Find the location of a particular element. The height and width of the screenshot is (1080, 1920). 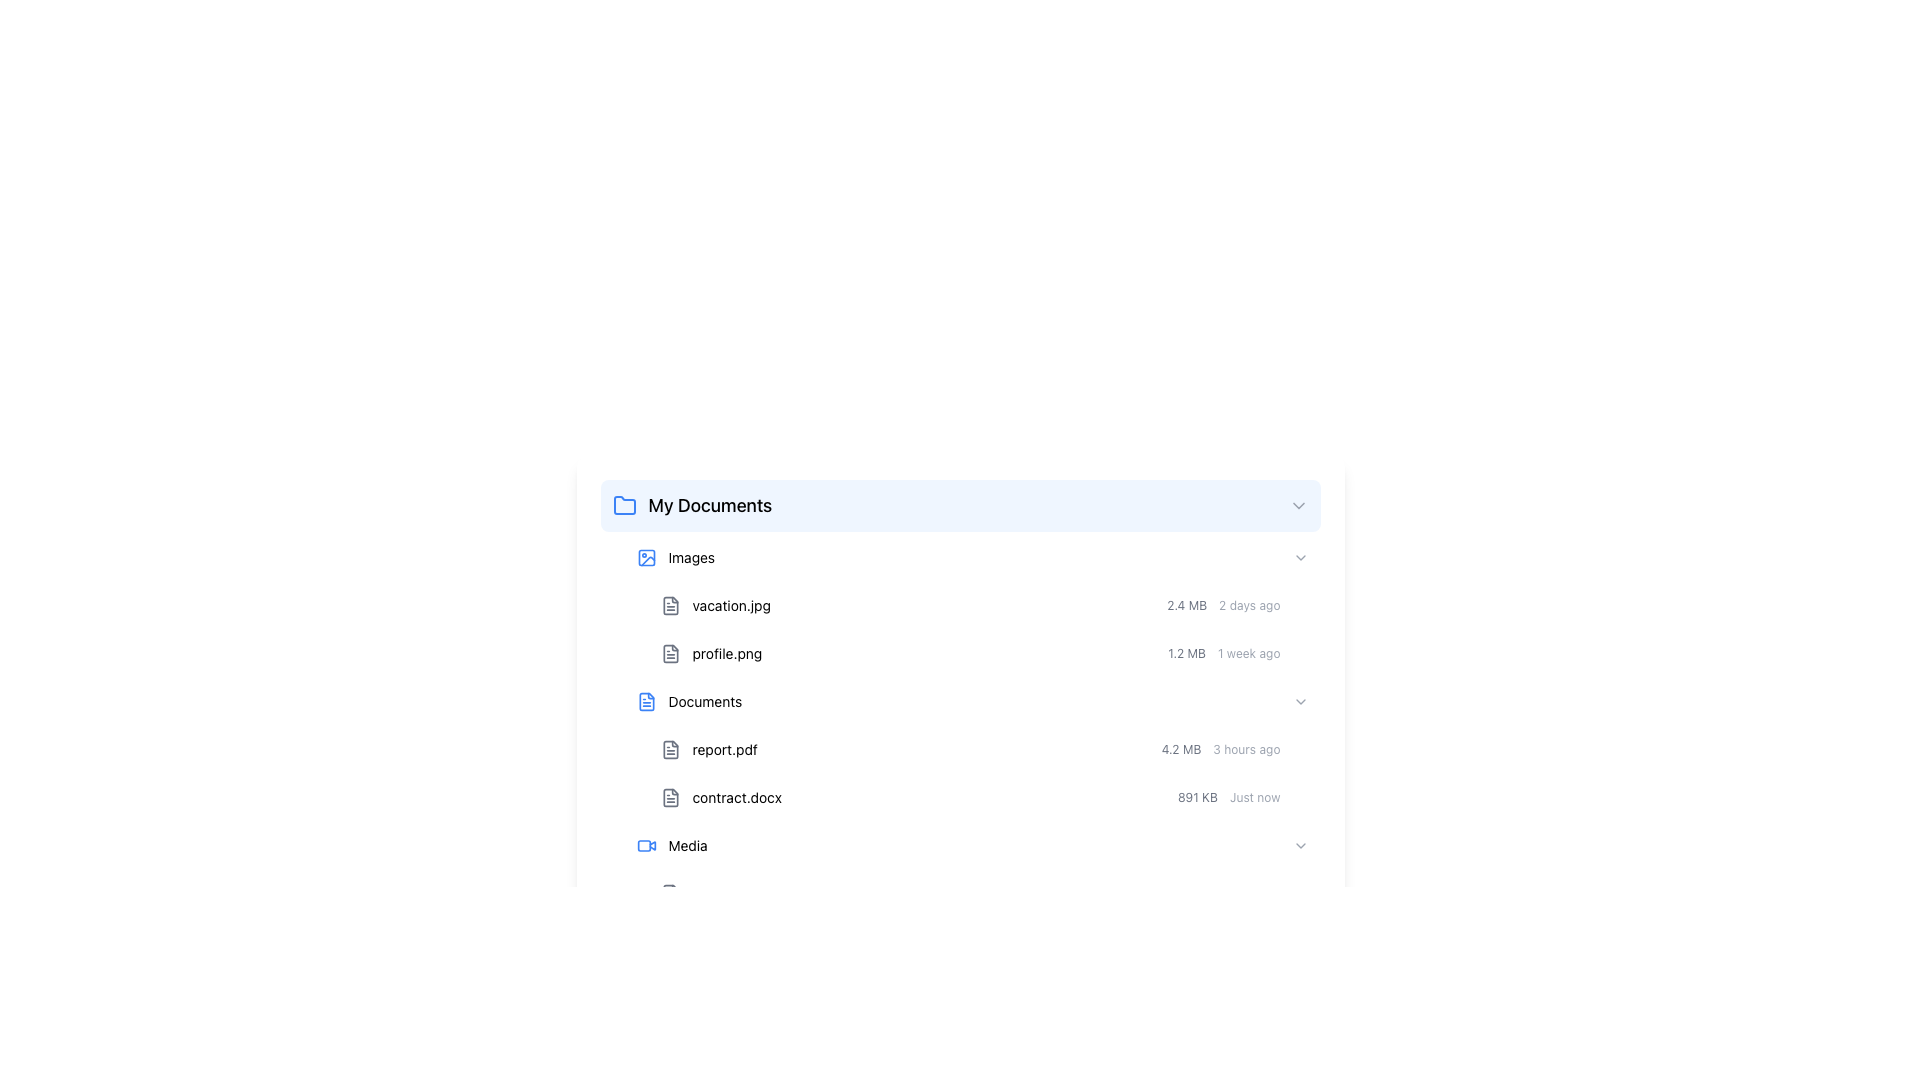

the label displaying '3 hours ago' in a diminutive gray font, which is located to the right of the file size '4.2 MB' in the file metadata row is located at coordinates (1245, 749).